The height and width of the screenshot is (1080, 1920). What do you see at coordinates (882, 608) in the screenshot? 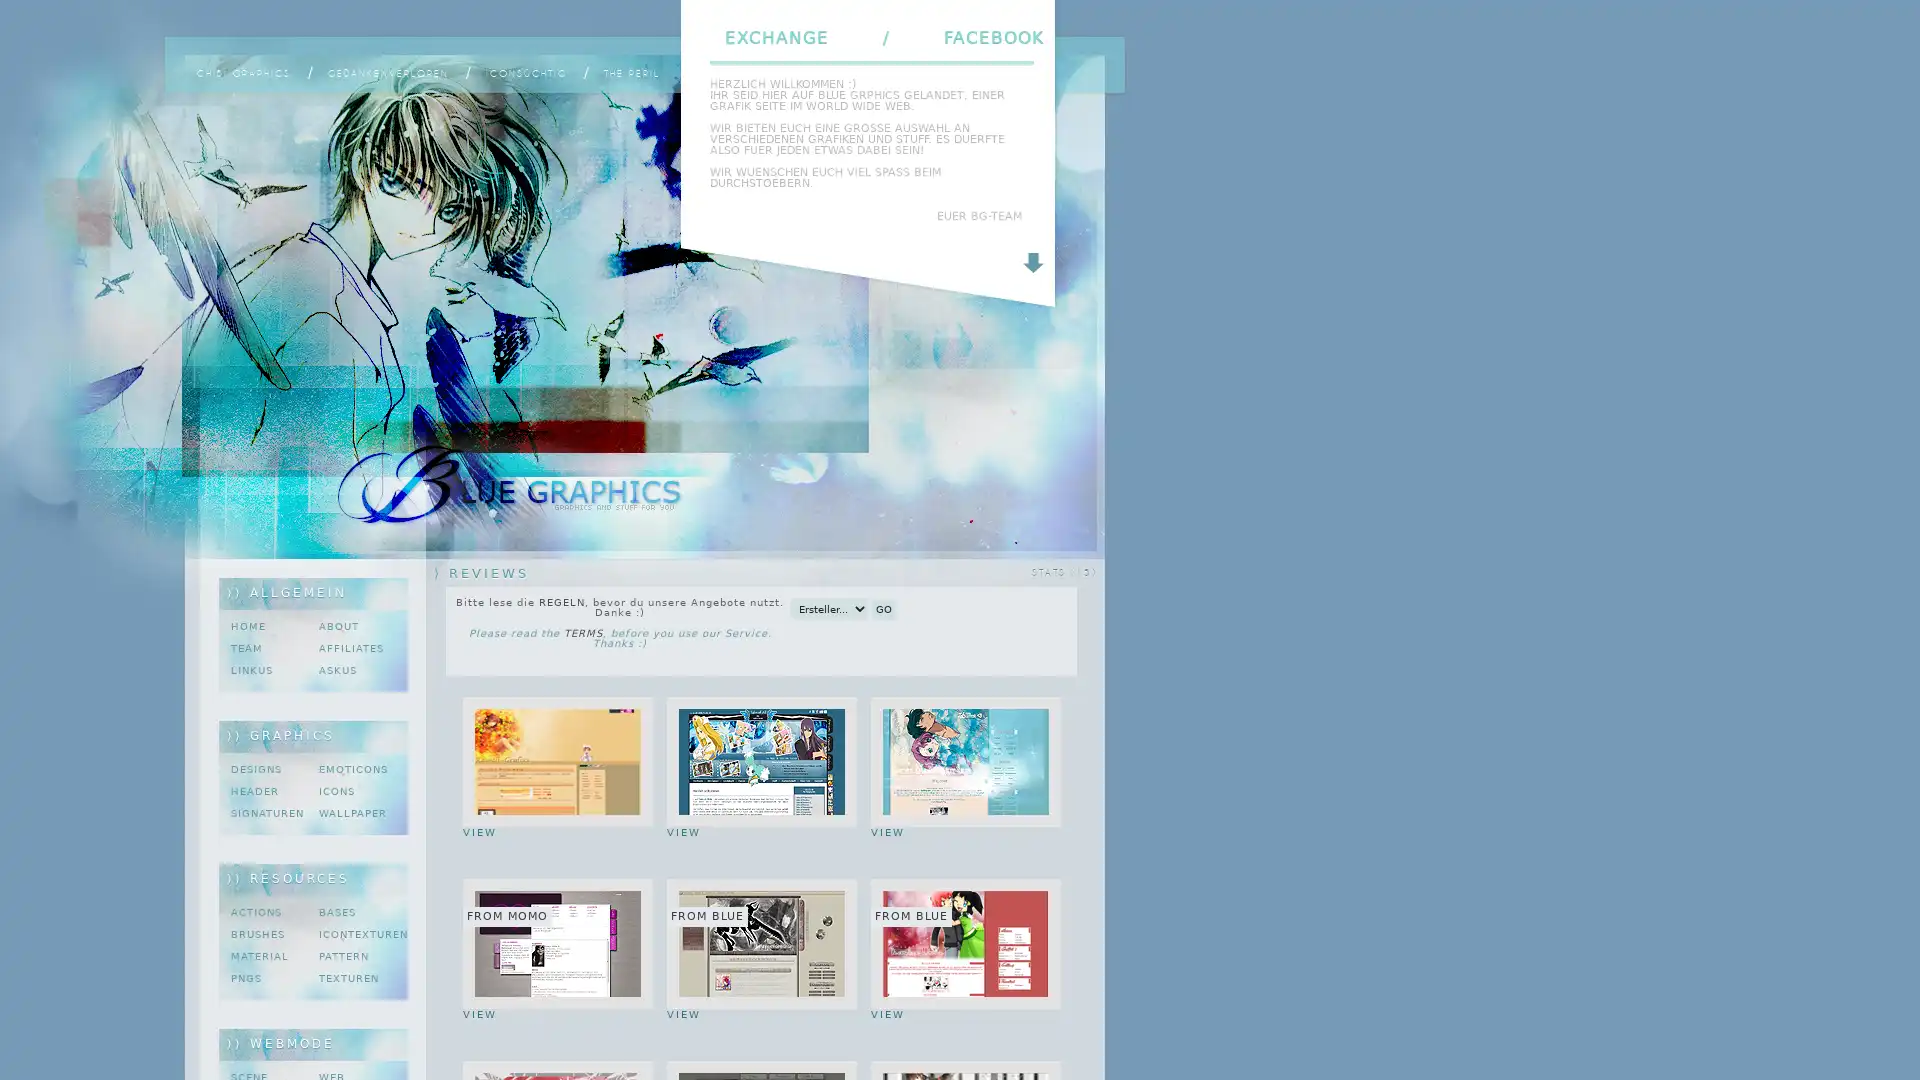
I see `GO` at bounding box center [882, 608].